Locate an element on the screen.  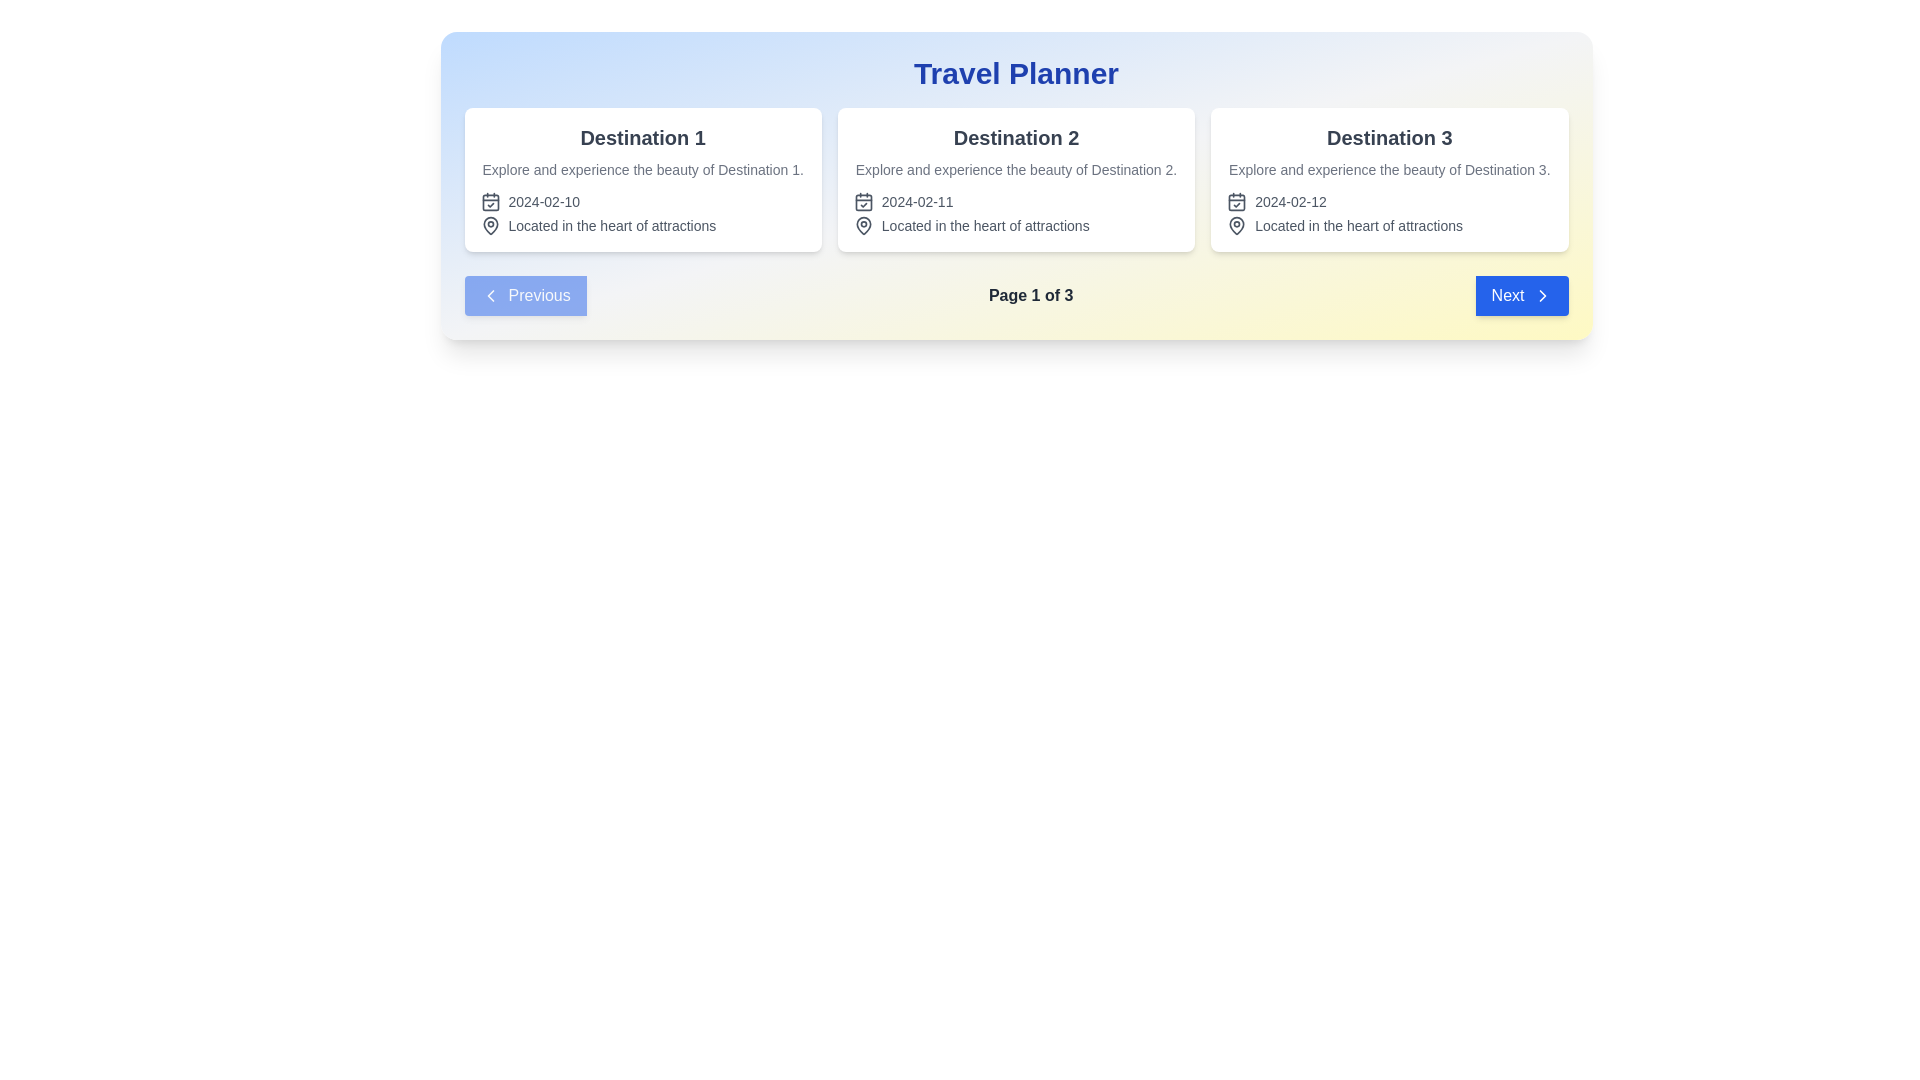
descriptive text element located below the title 'Destination 2' in the card, which highlights its appeal or purpose is located at coordinates (1016, 168).